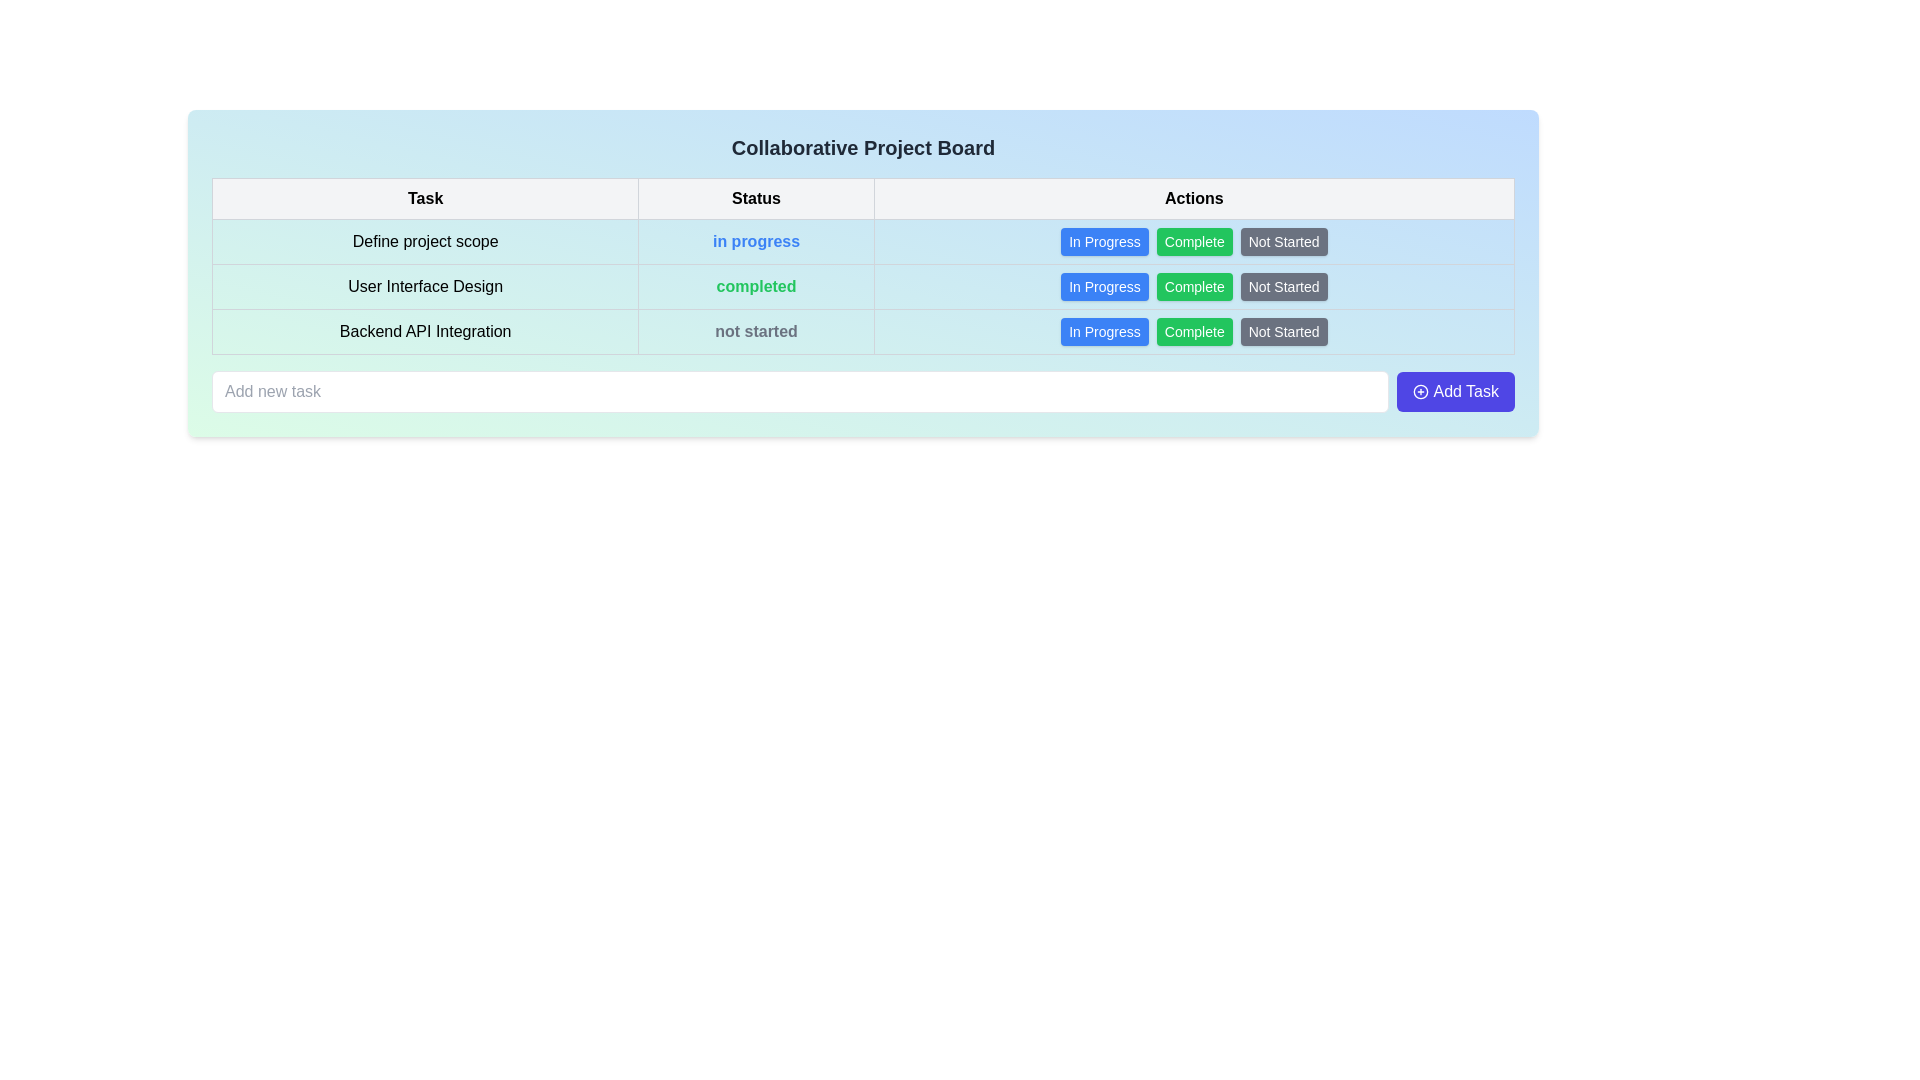 The image size is (1920, 1080). I want to click on the green 'Complete' button with white text, located in the 'Actions' column of the last row of the table, to mark the task as complete, so click(1194, 330).